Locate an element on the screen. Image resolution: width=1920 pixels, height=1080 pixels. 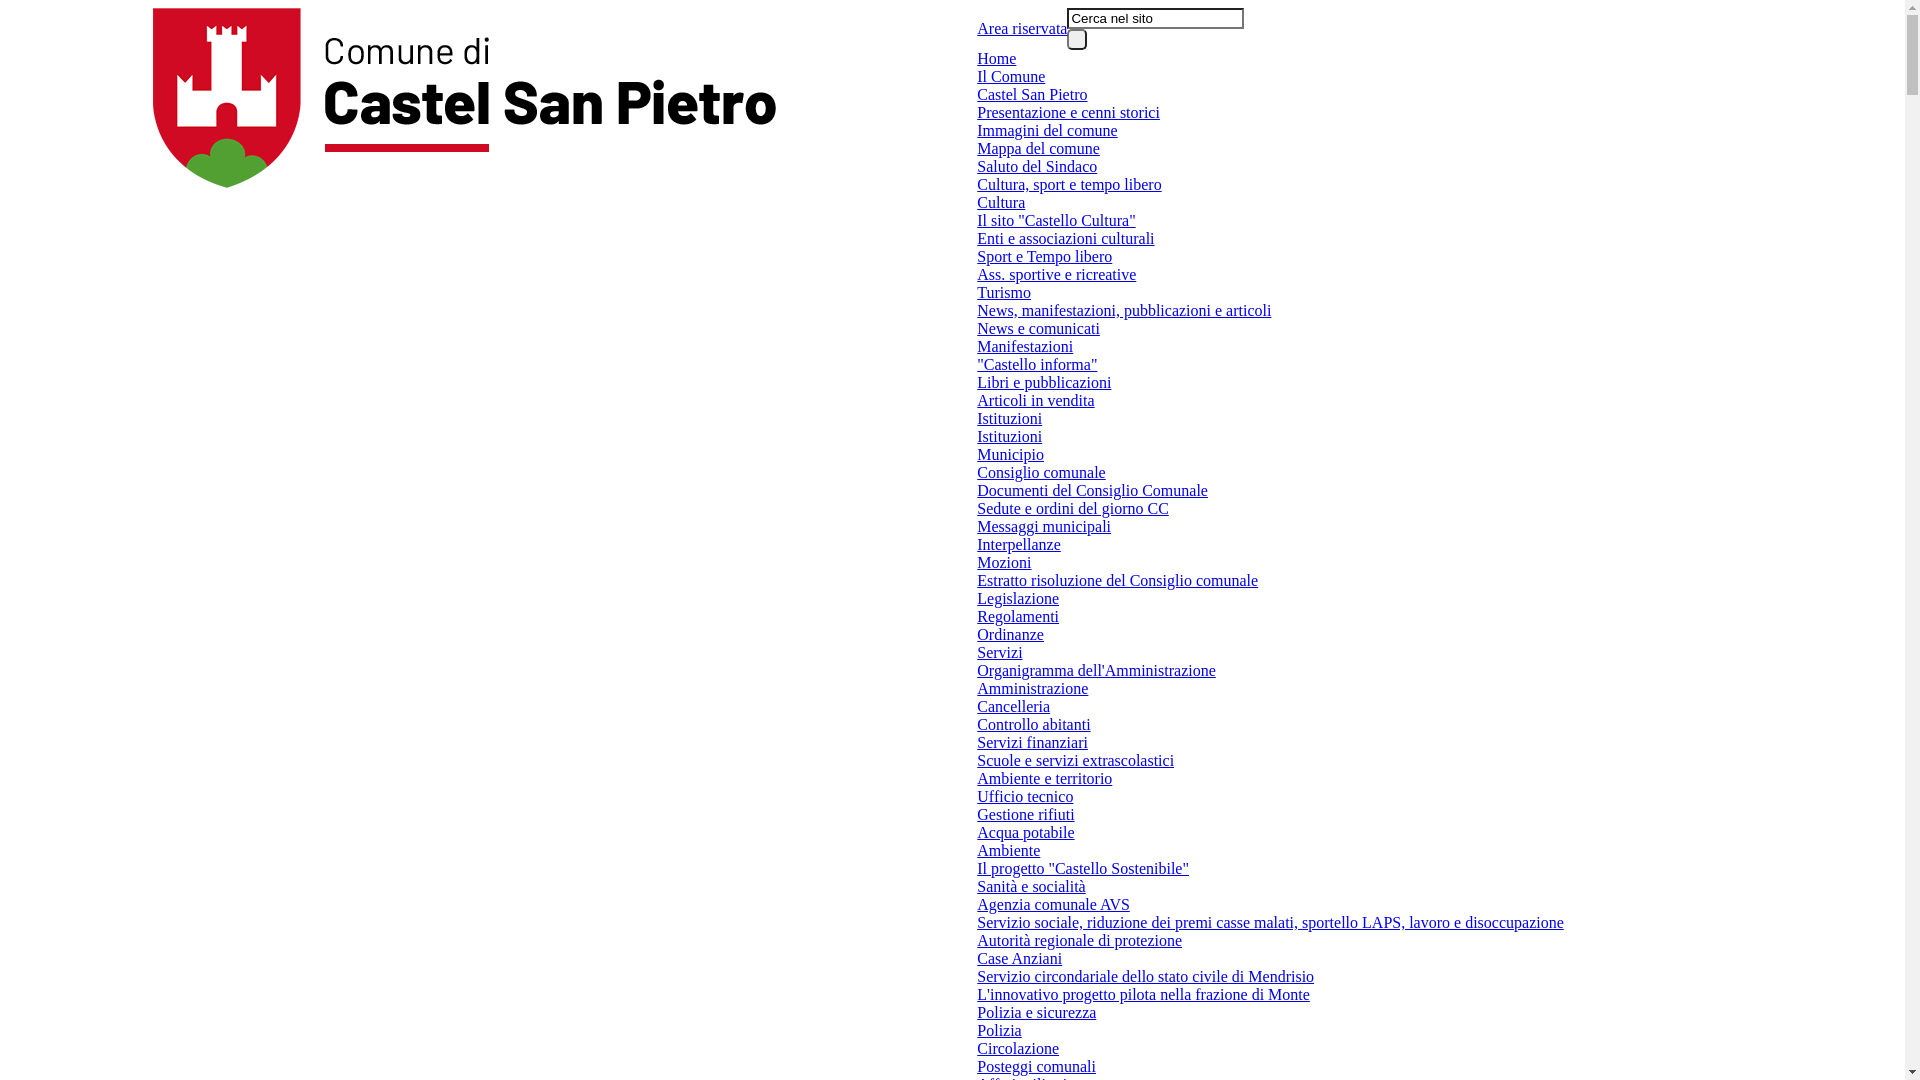
'Presentazione e cenni storici' is located at coordinates (977, 112).